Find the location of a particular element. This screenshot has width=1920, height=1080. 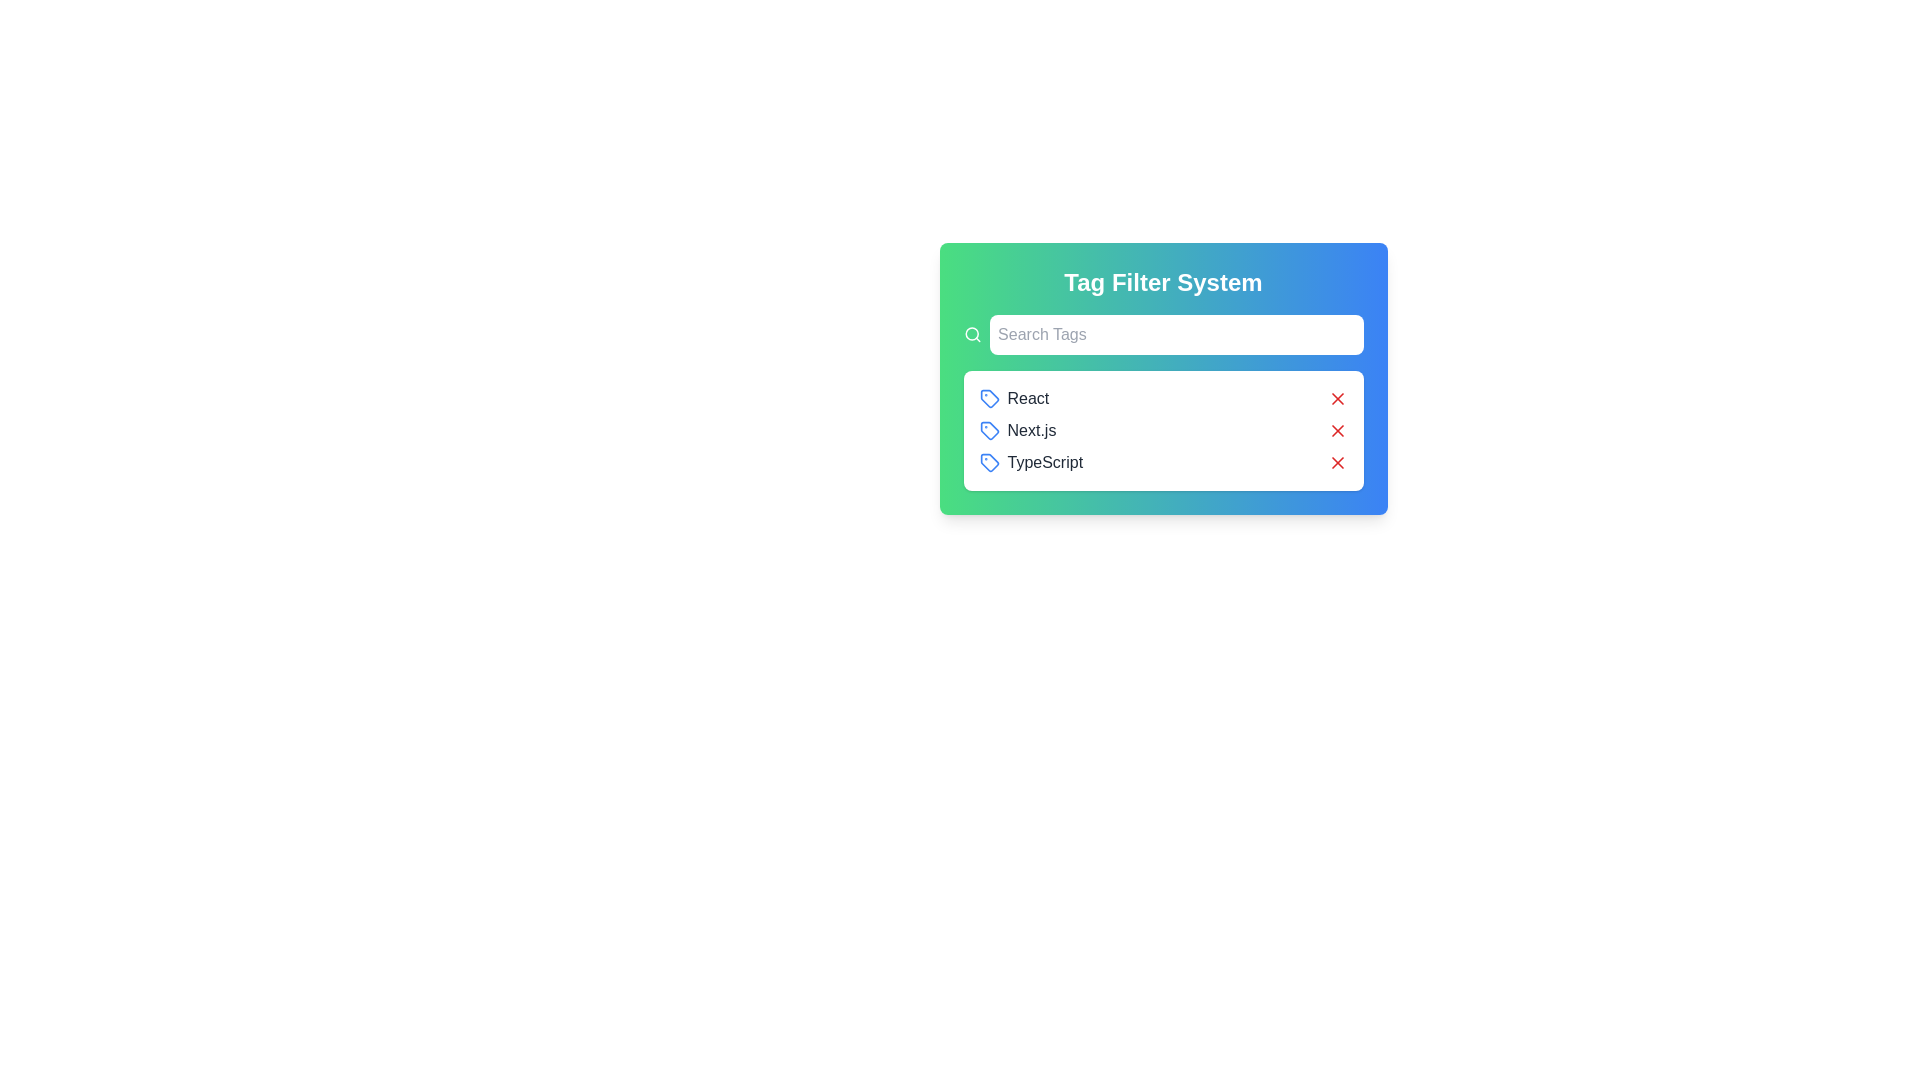

the first row in the tag filter system is located at coordinates (1163, 398).